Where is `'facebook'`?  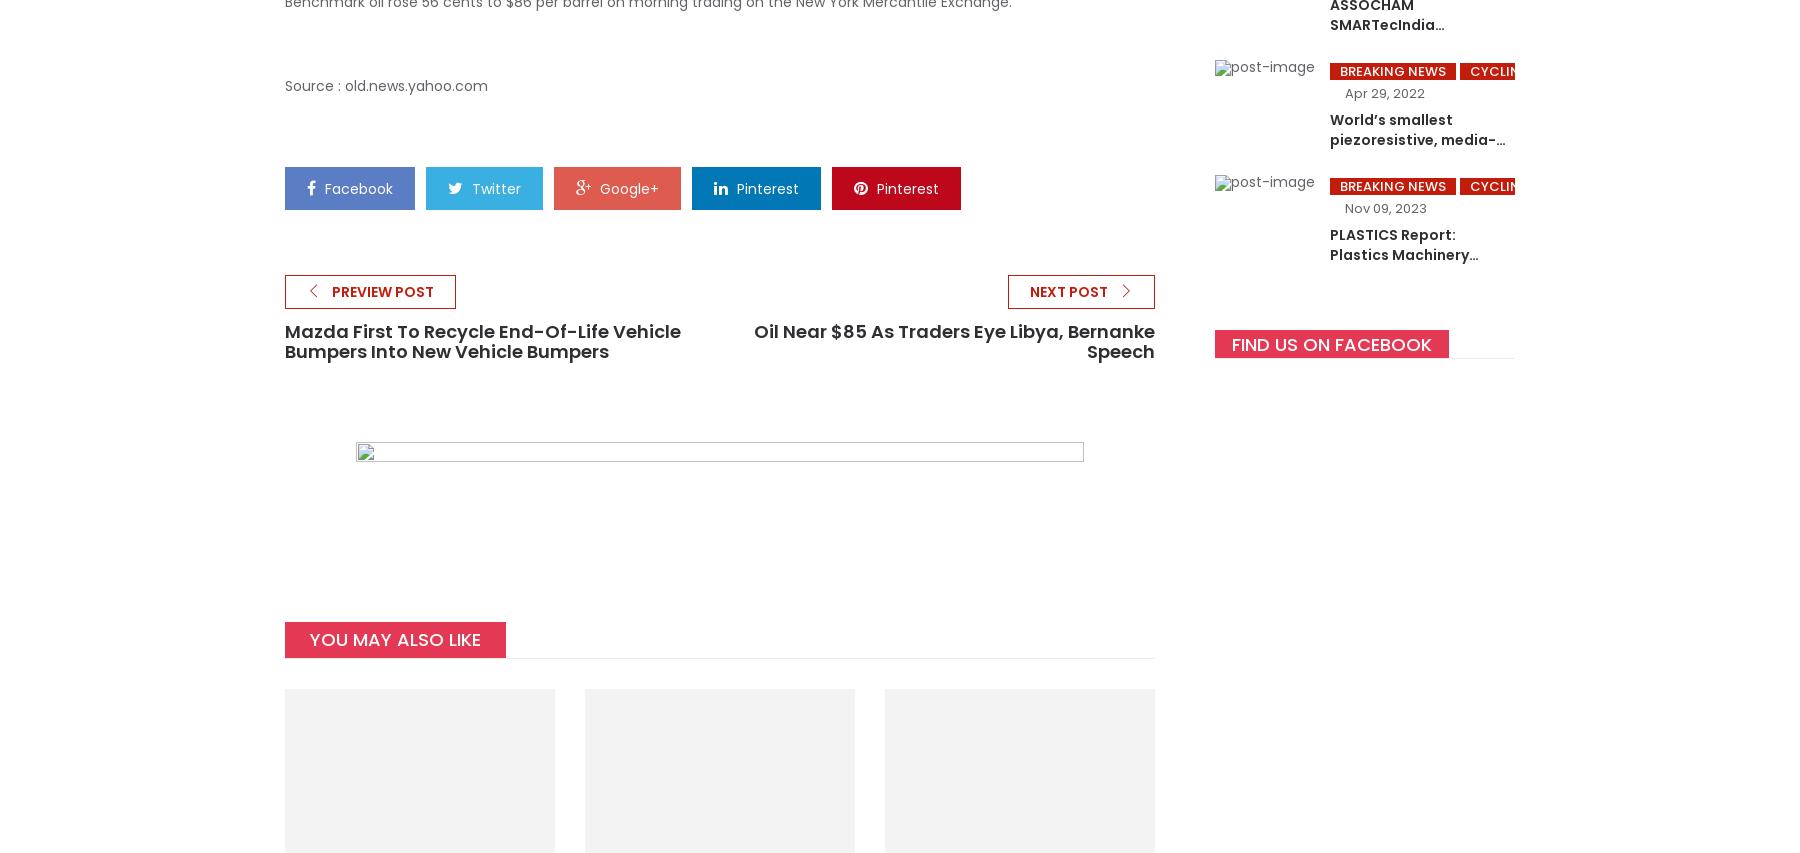
'facebook' is located at coordinates (358, 189).